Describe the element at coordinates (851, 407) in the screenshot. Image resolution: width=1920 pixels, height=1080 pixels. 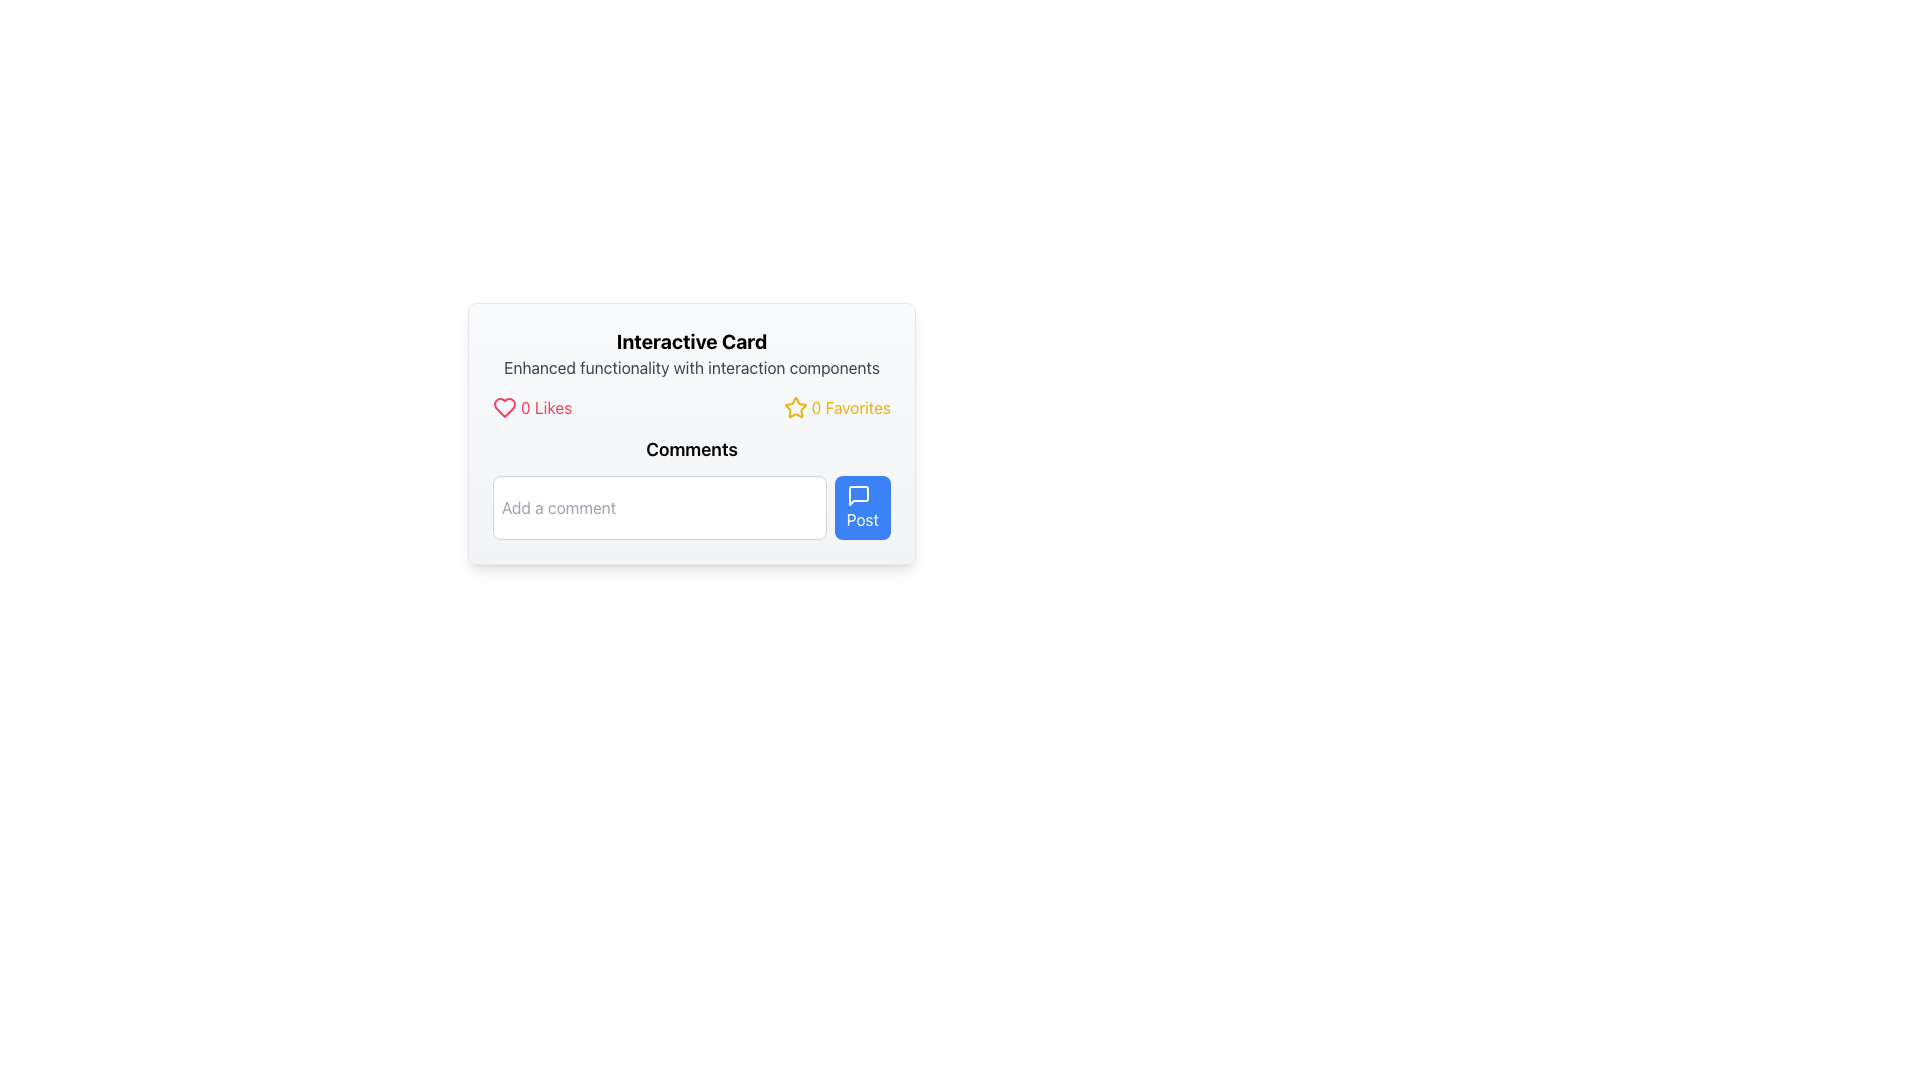
I see `the '0 Favorites' text label, which is displayed in yellow and indicates the favorites feature` at that location.